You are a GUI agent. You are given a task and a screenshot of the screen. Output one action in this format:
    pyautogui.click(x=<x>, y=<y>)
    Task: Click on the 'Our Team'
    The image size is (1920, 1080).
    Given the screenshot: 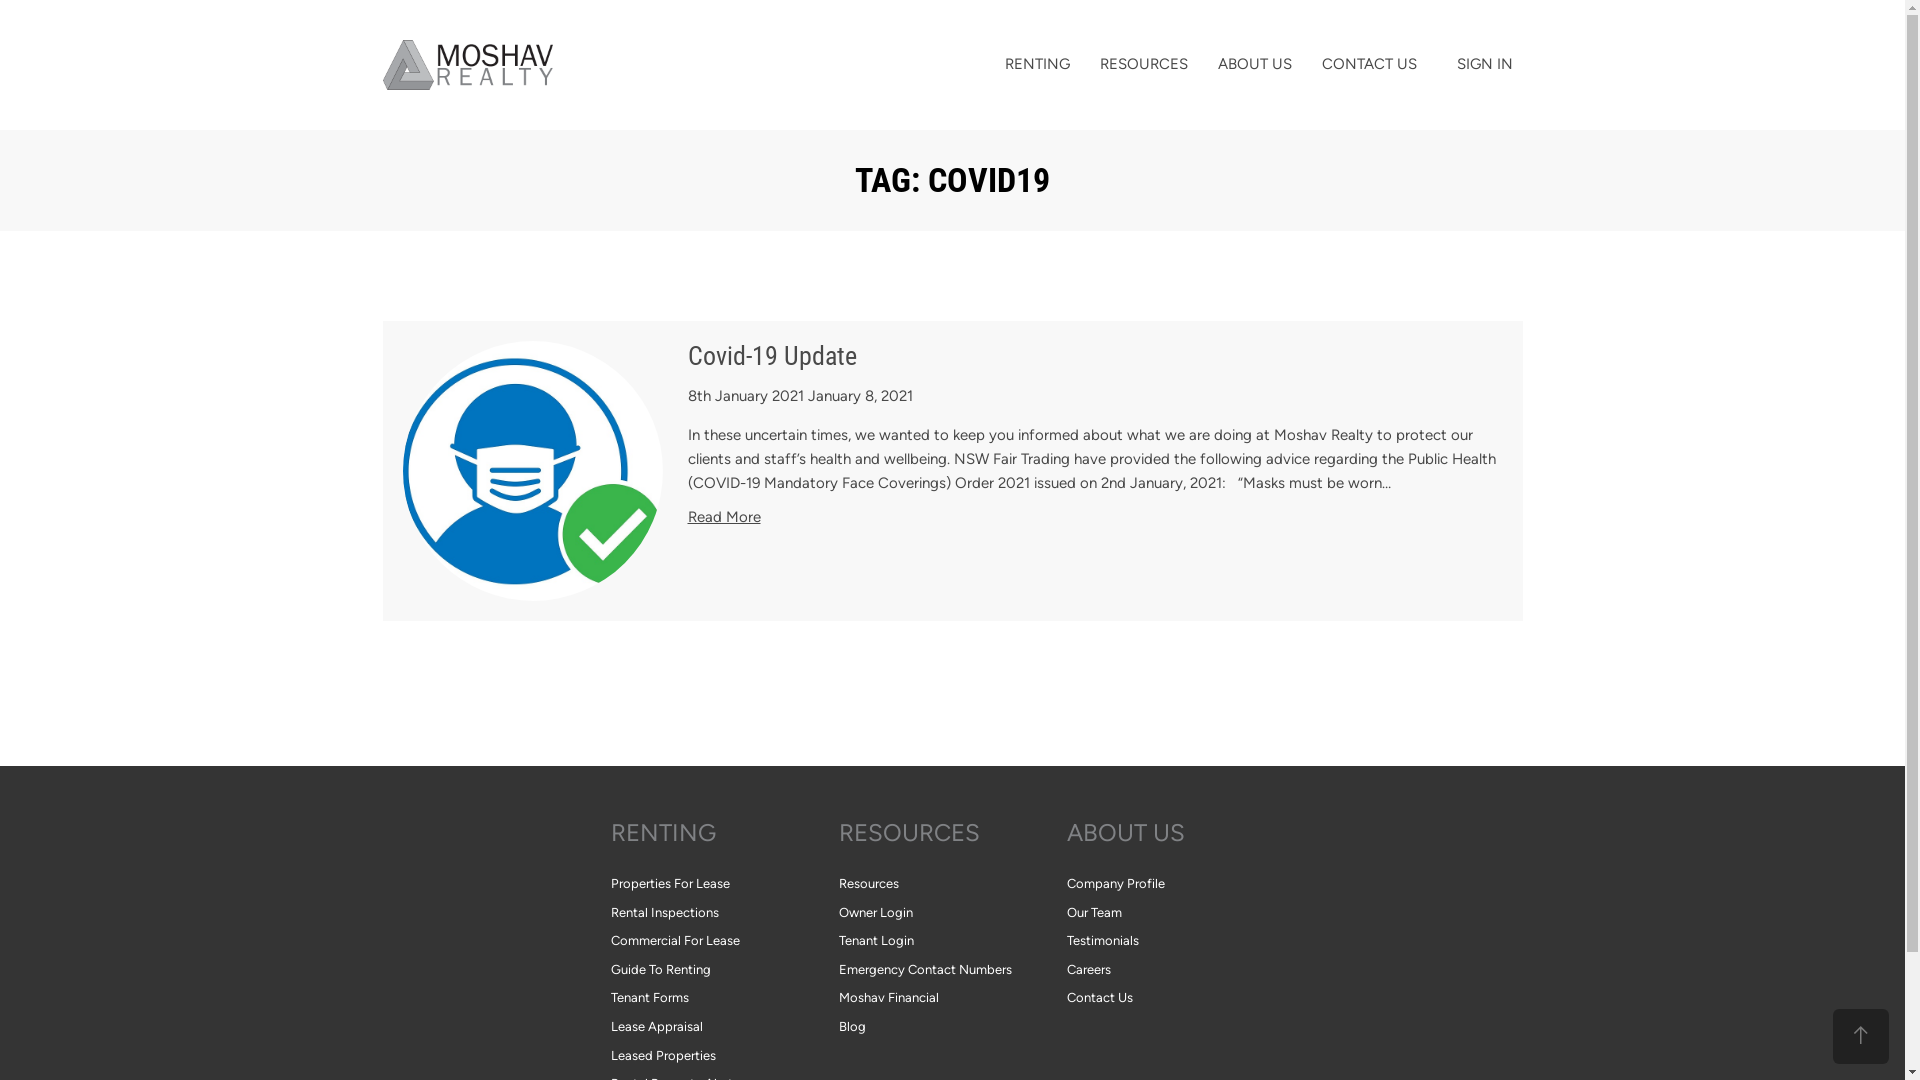 What is the action you would take?
    pyautogui.click(x=1180, y=913)
    